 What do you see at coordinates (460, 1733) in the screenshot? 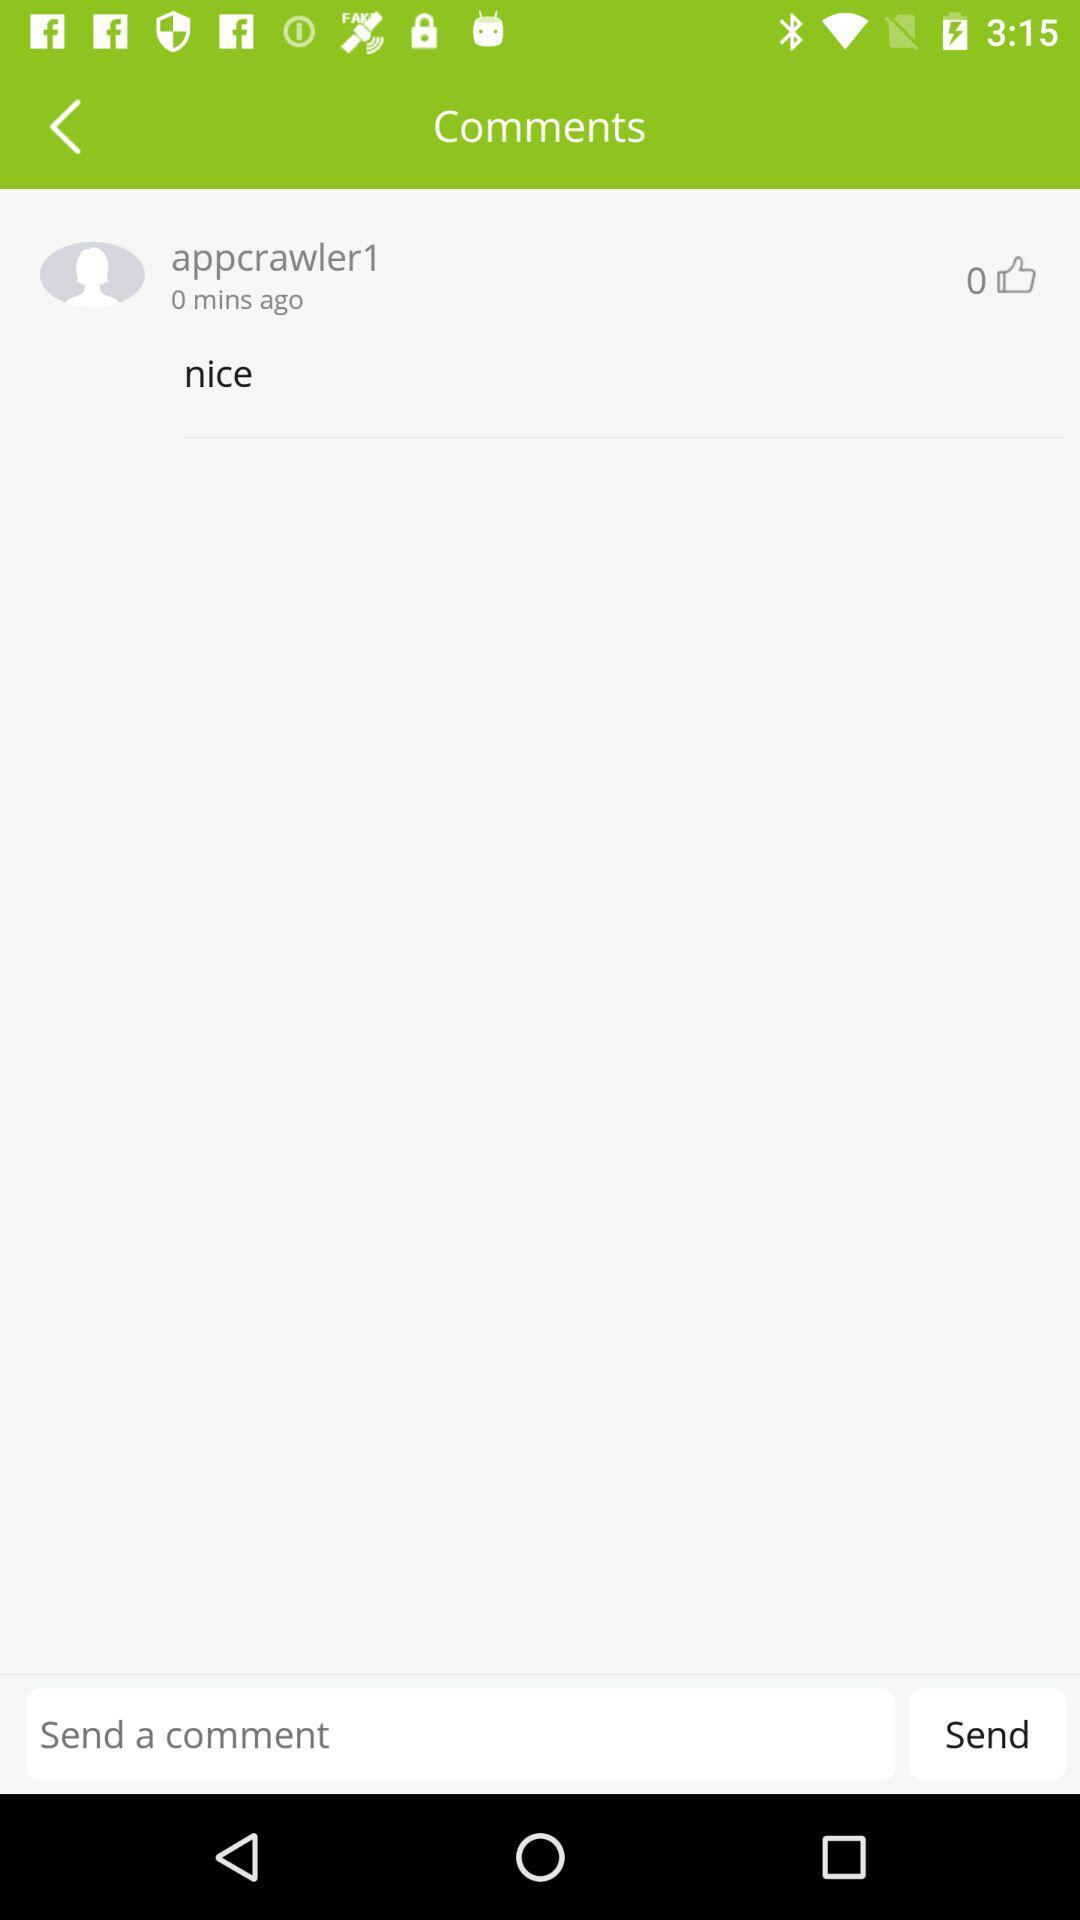
I see `type in commet` at bounding box center [460, 1733].